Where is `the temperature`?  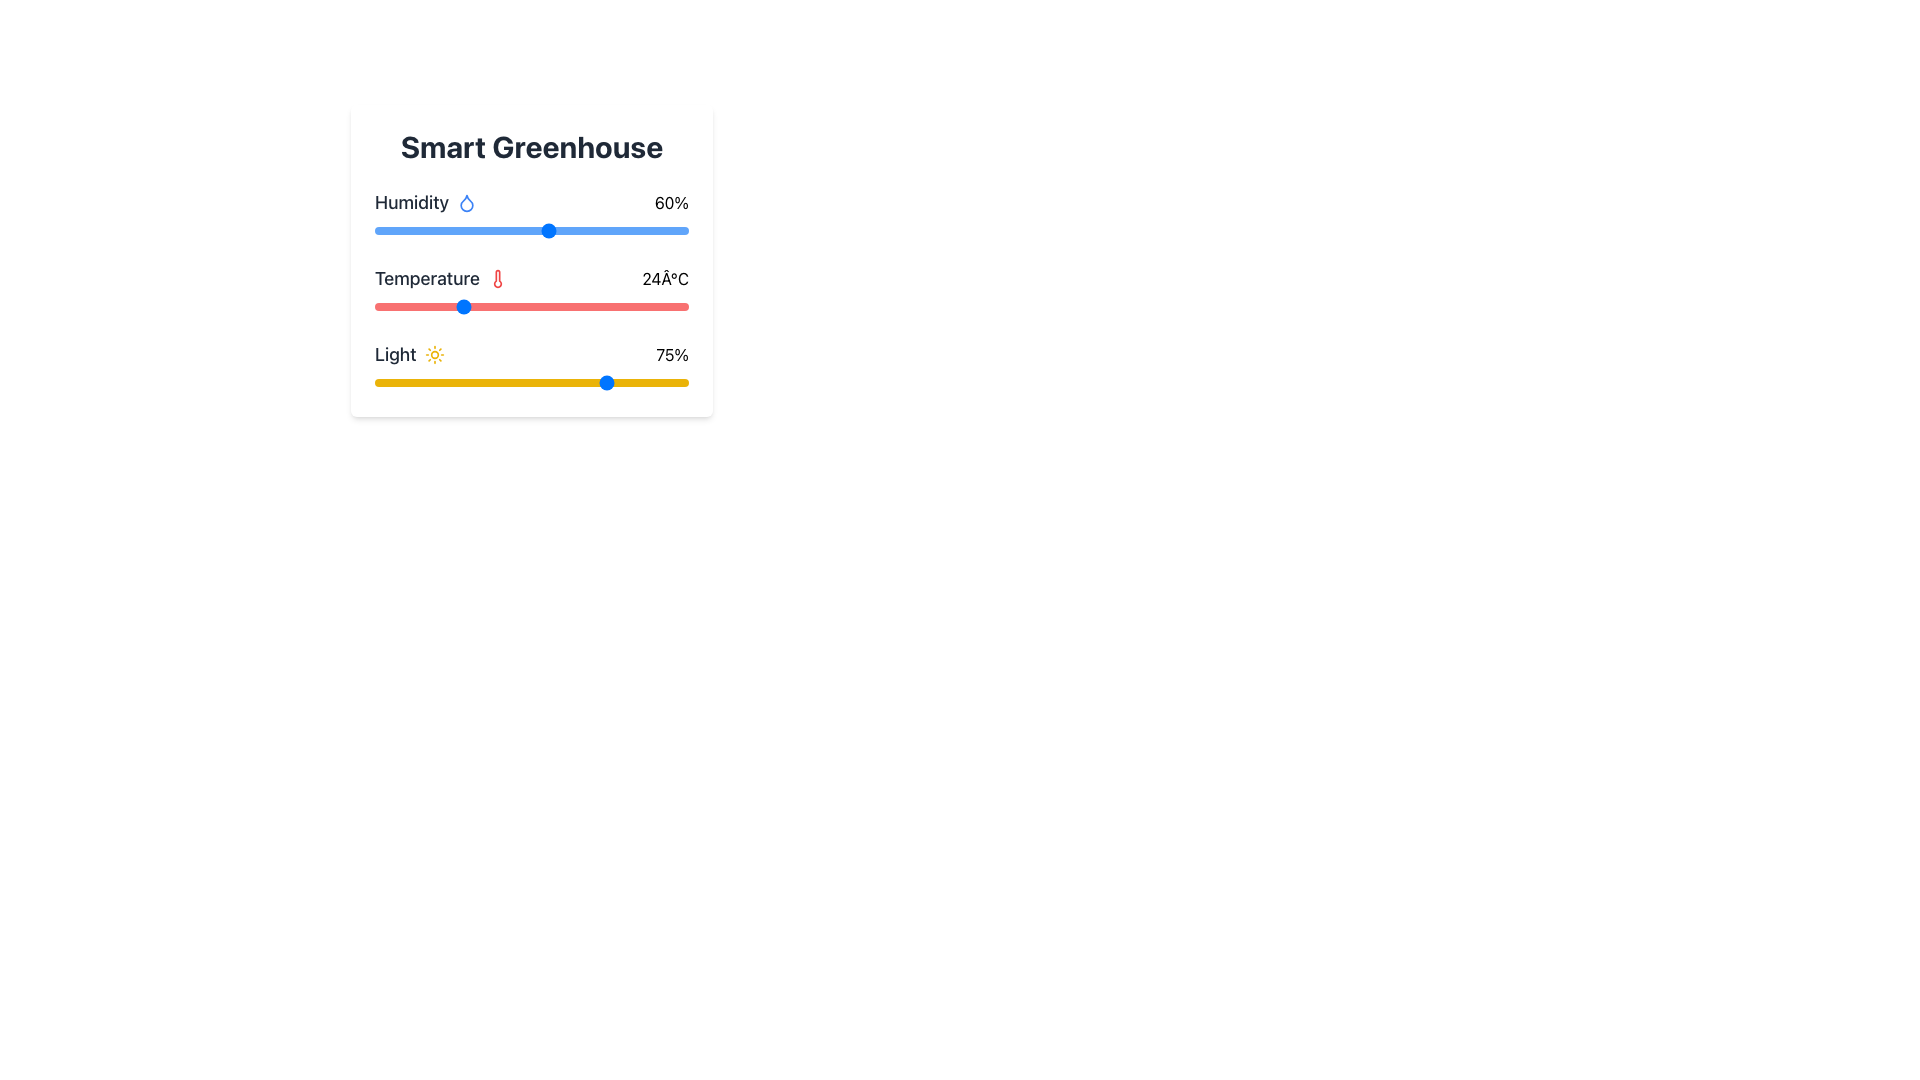
the temperature is located at coordinates (459, 307).